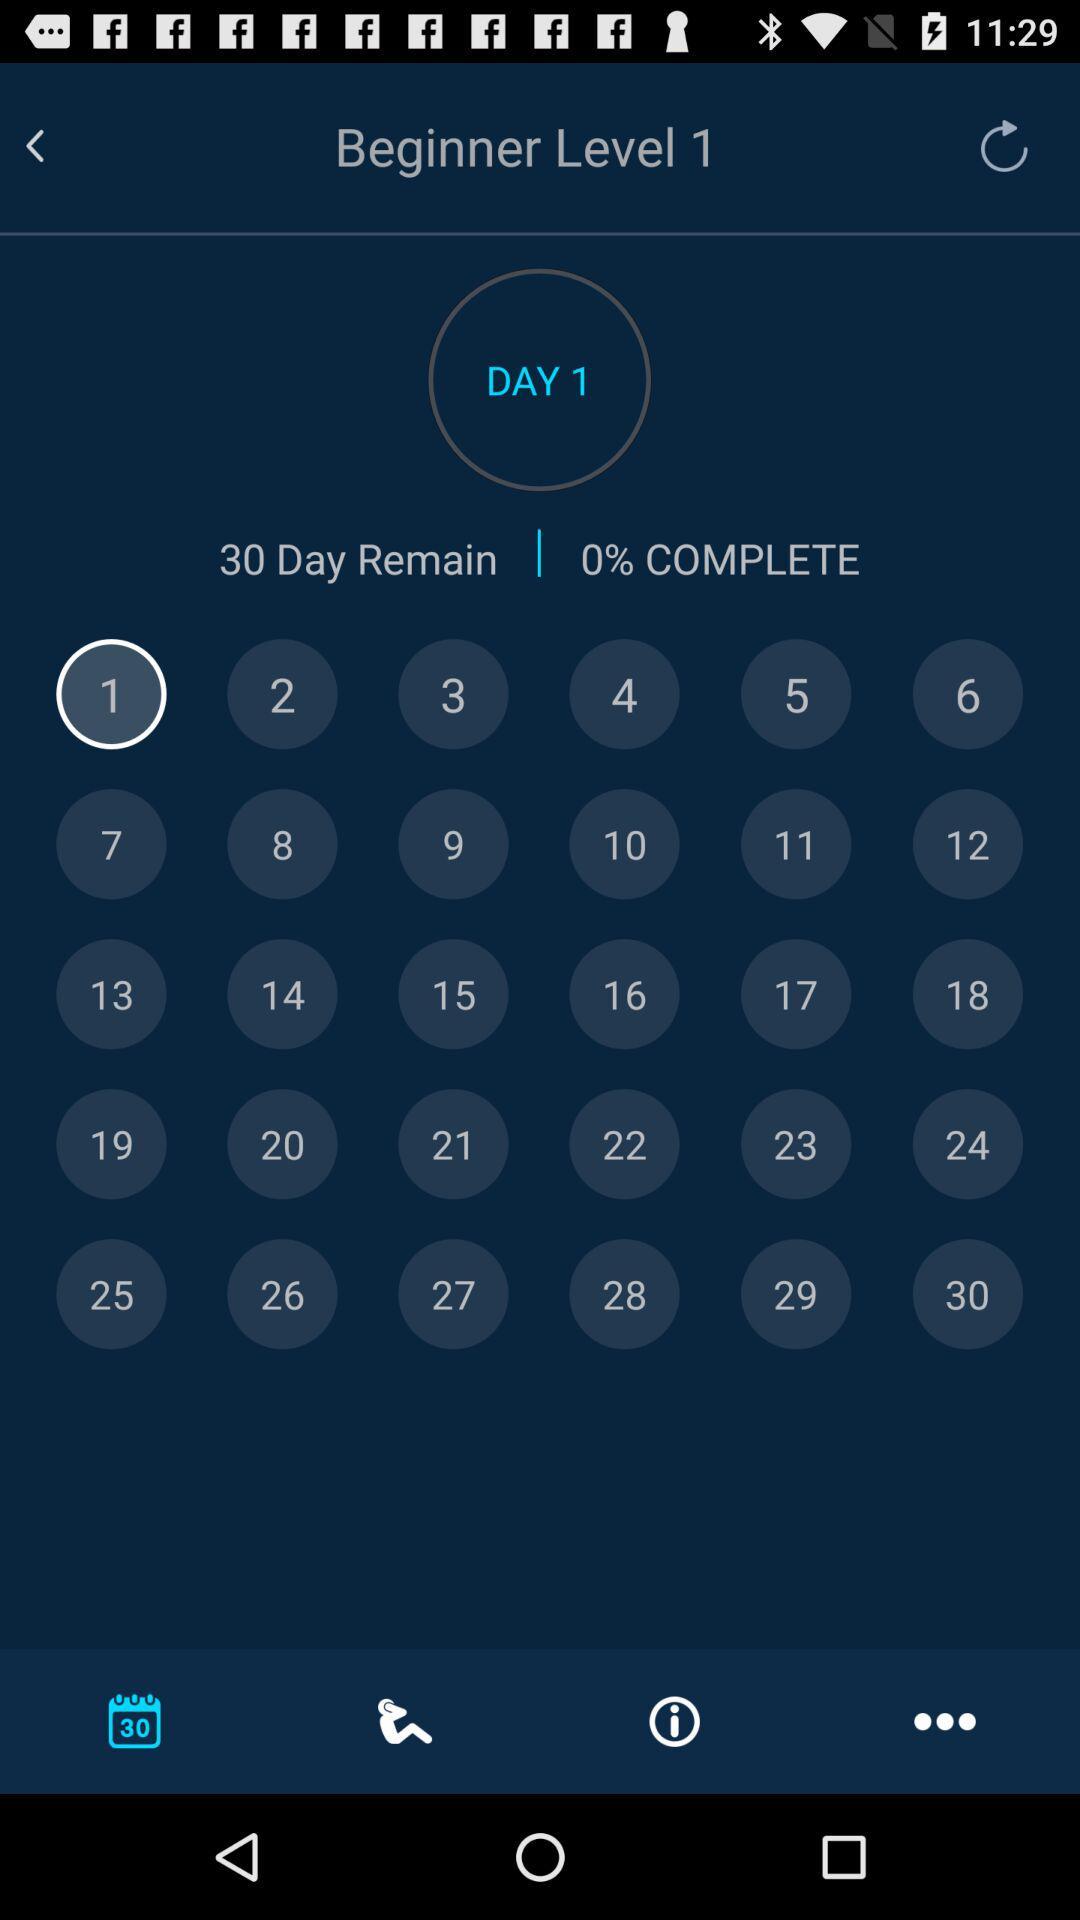 This screenshot has width=1080, height=1920. What do you see at coordinates (453, 1294) in the screenshot?
I see `keyboard` at bounding box center [453, 1294].